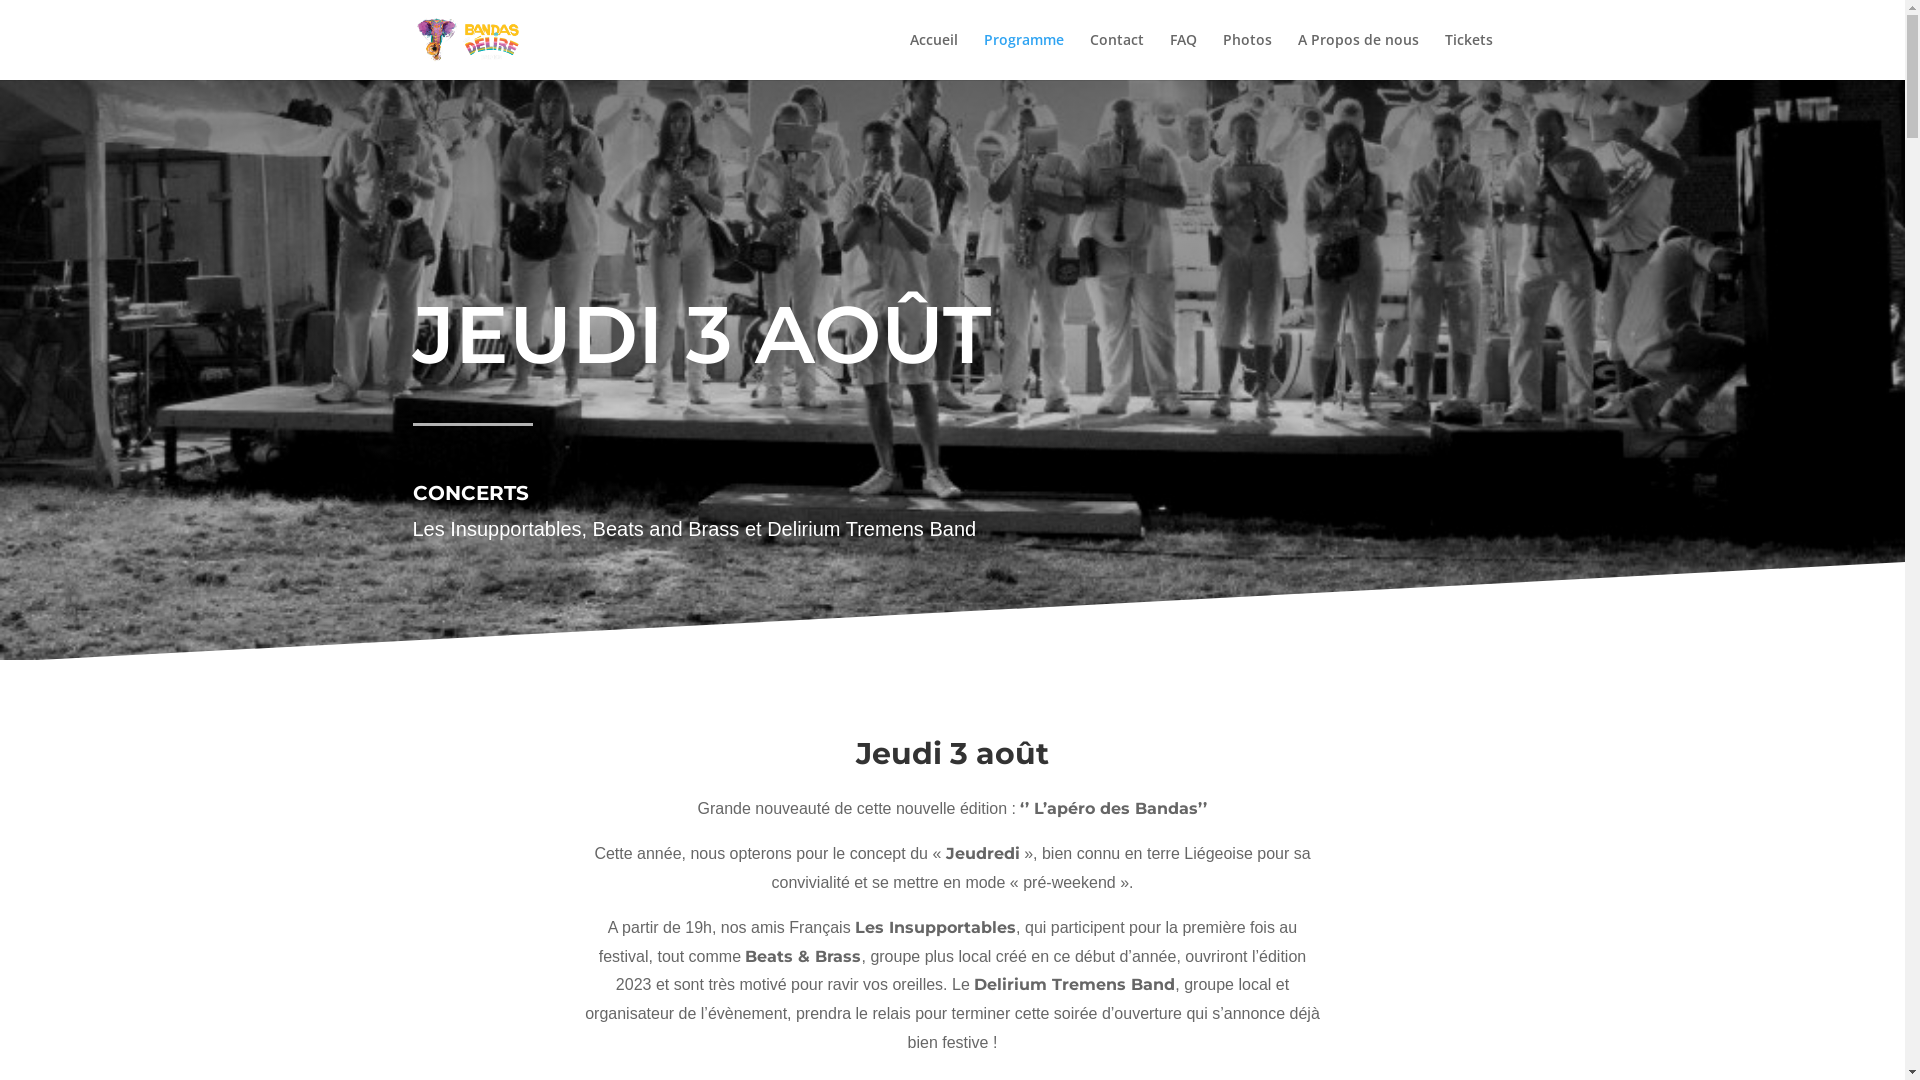  What do you see at coordinates (1170, 55) in the screenshot?
I see `'FAQ'` at bounding box center [1170, 55].